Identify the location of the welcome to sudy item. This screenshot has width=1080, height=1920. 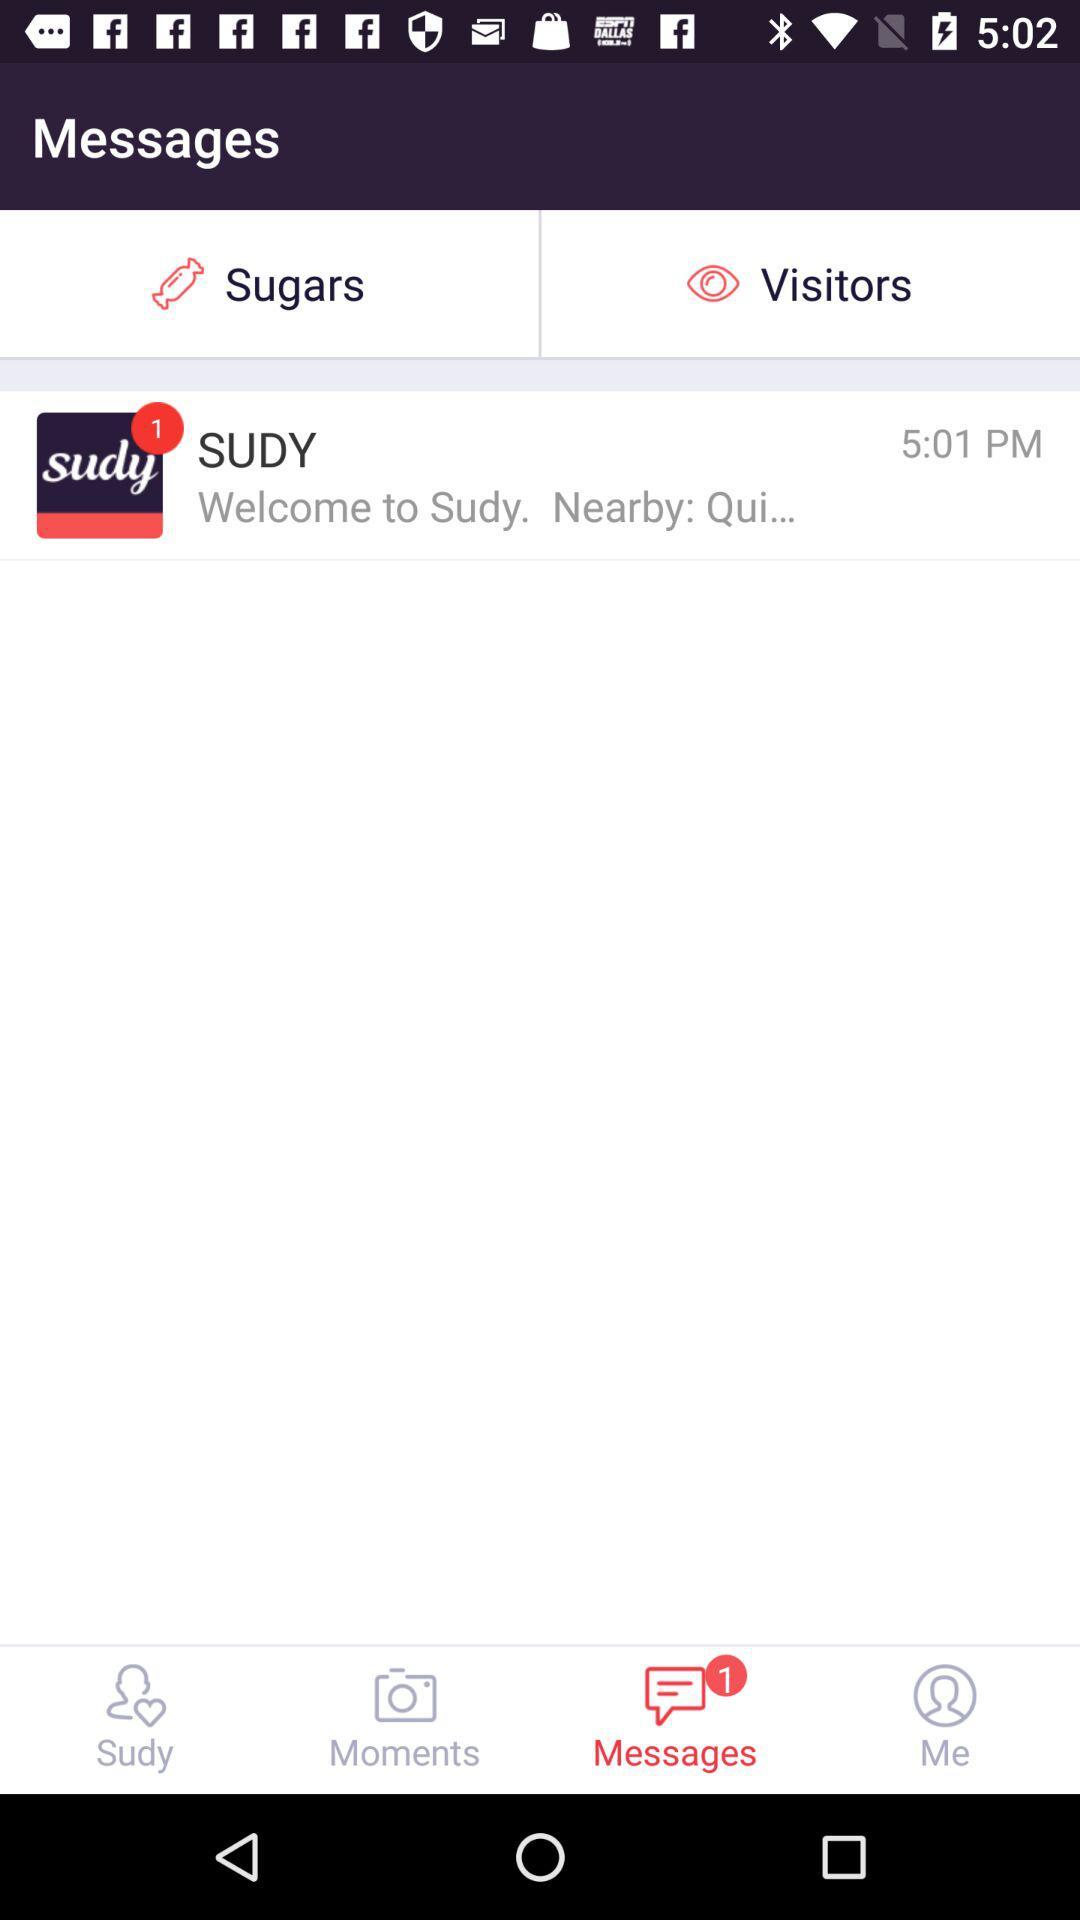
(499, 504).